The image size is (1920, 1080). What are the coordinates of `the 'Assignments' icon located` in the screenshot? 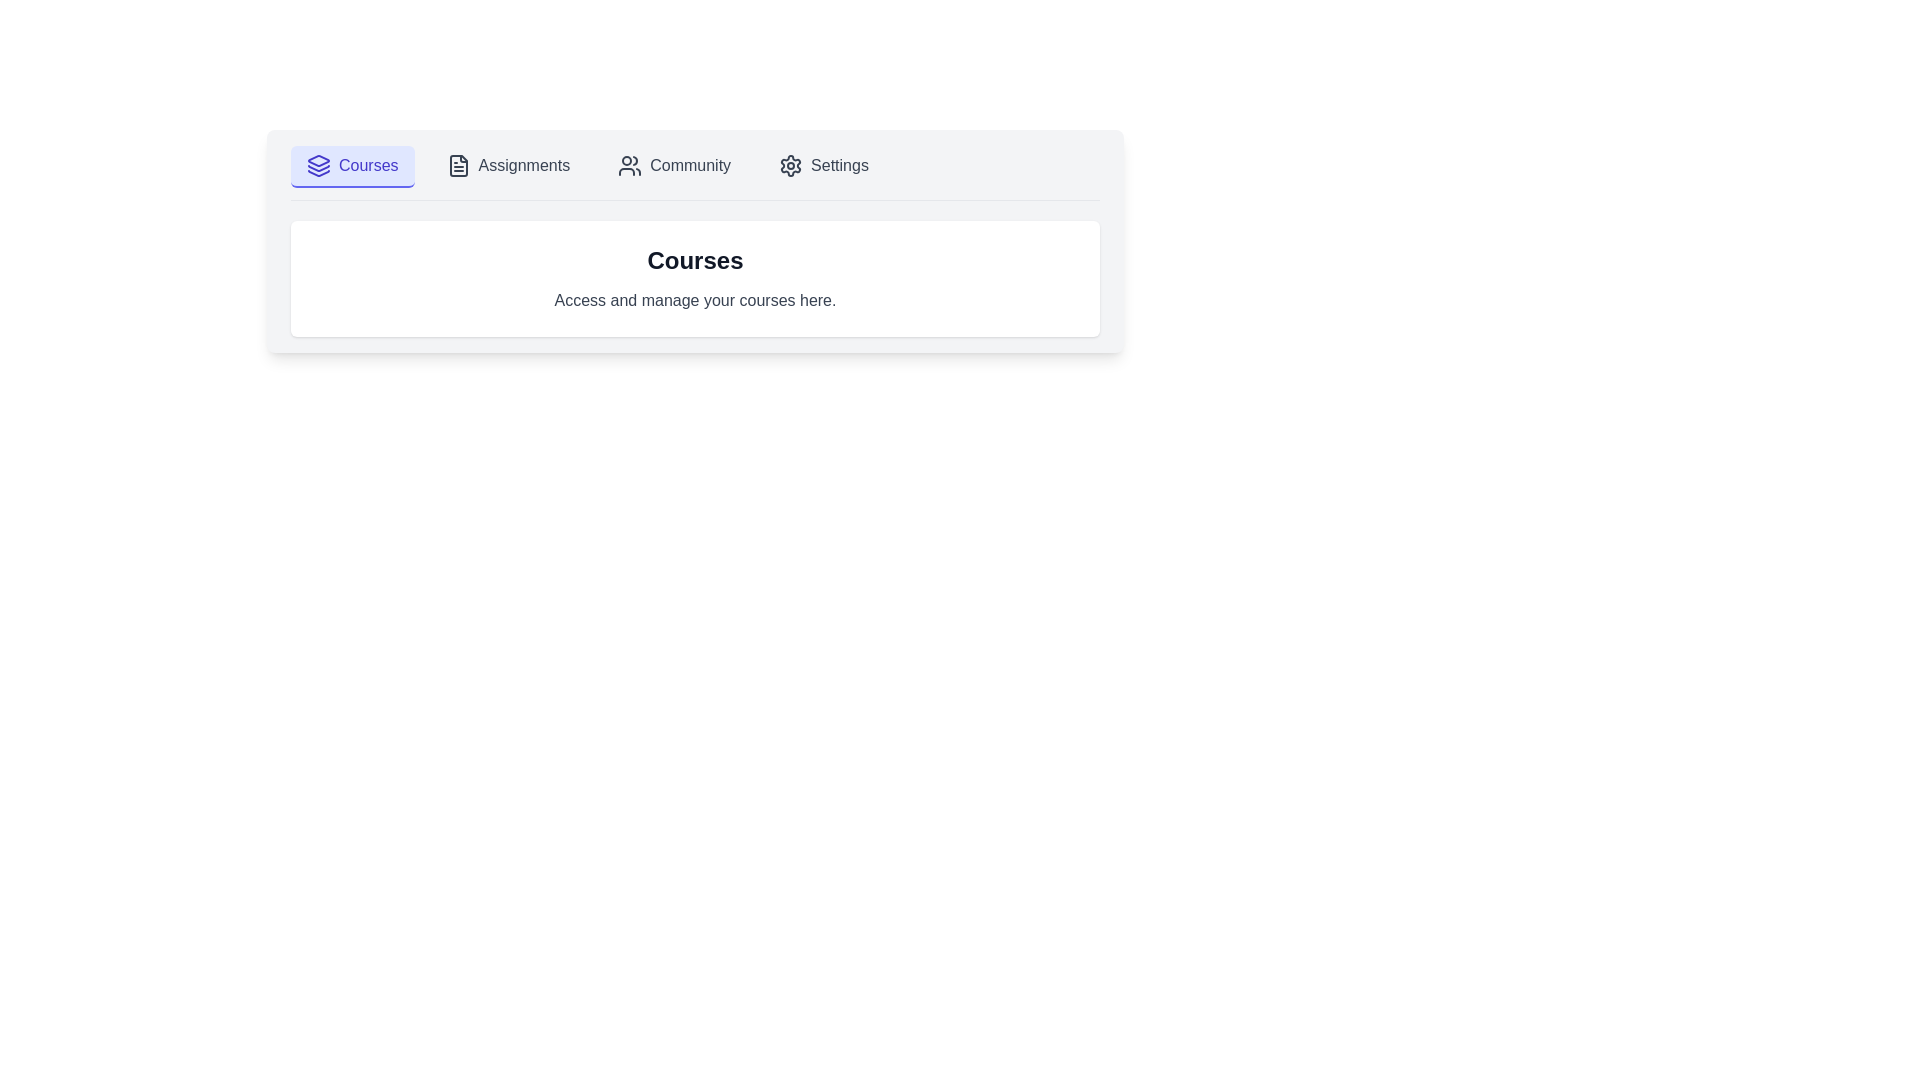 It's located at (457, 164).